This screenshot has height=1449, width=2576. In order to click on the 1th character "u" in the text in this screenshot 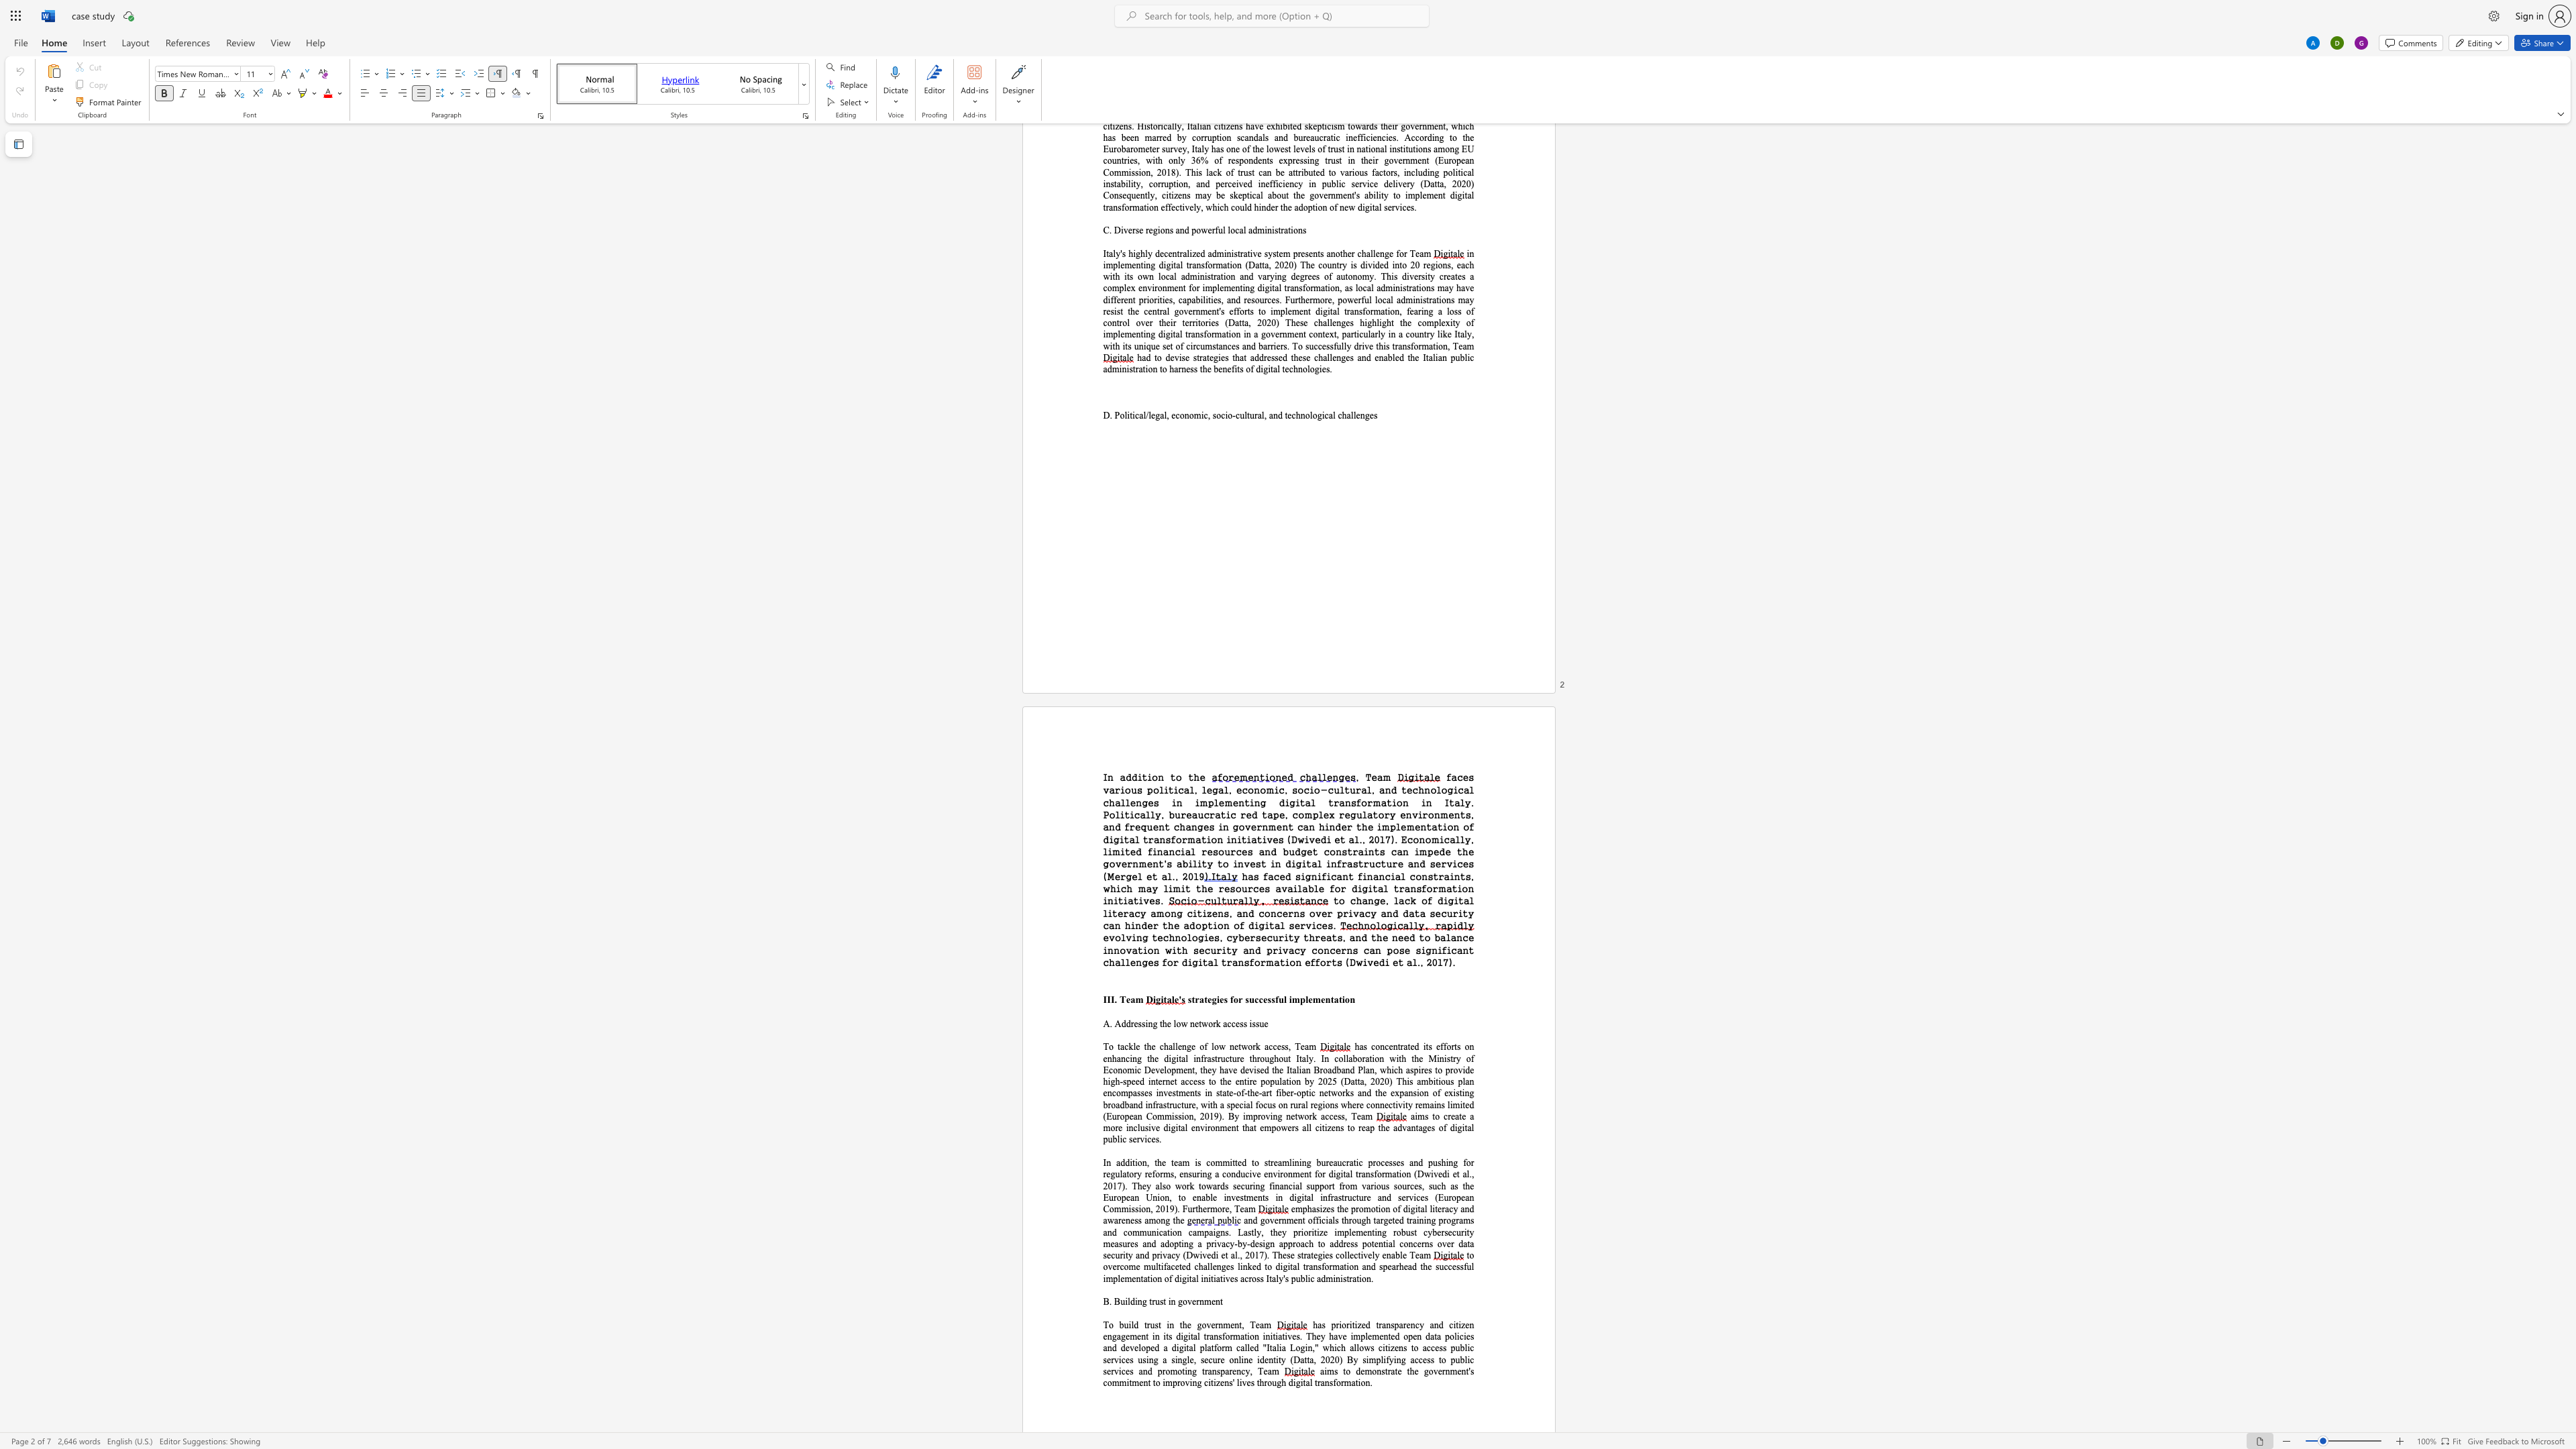, I will do `click(1268, 1104)`.